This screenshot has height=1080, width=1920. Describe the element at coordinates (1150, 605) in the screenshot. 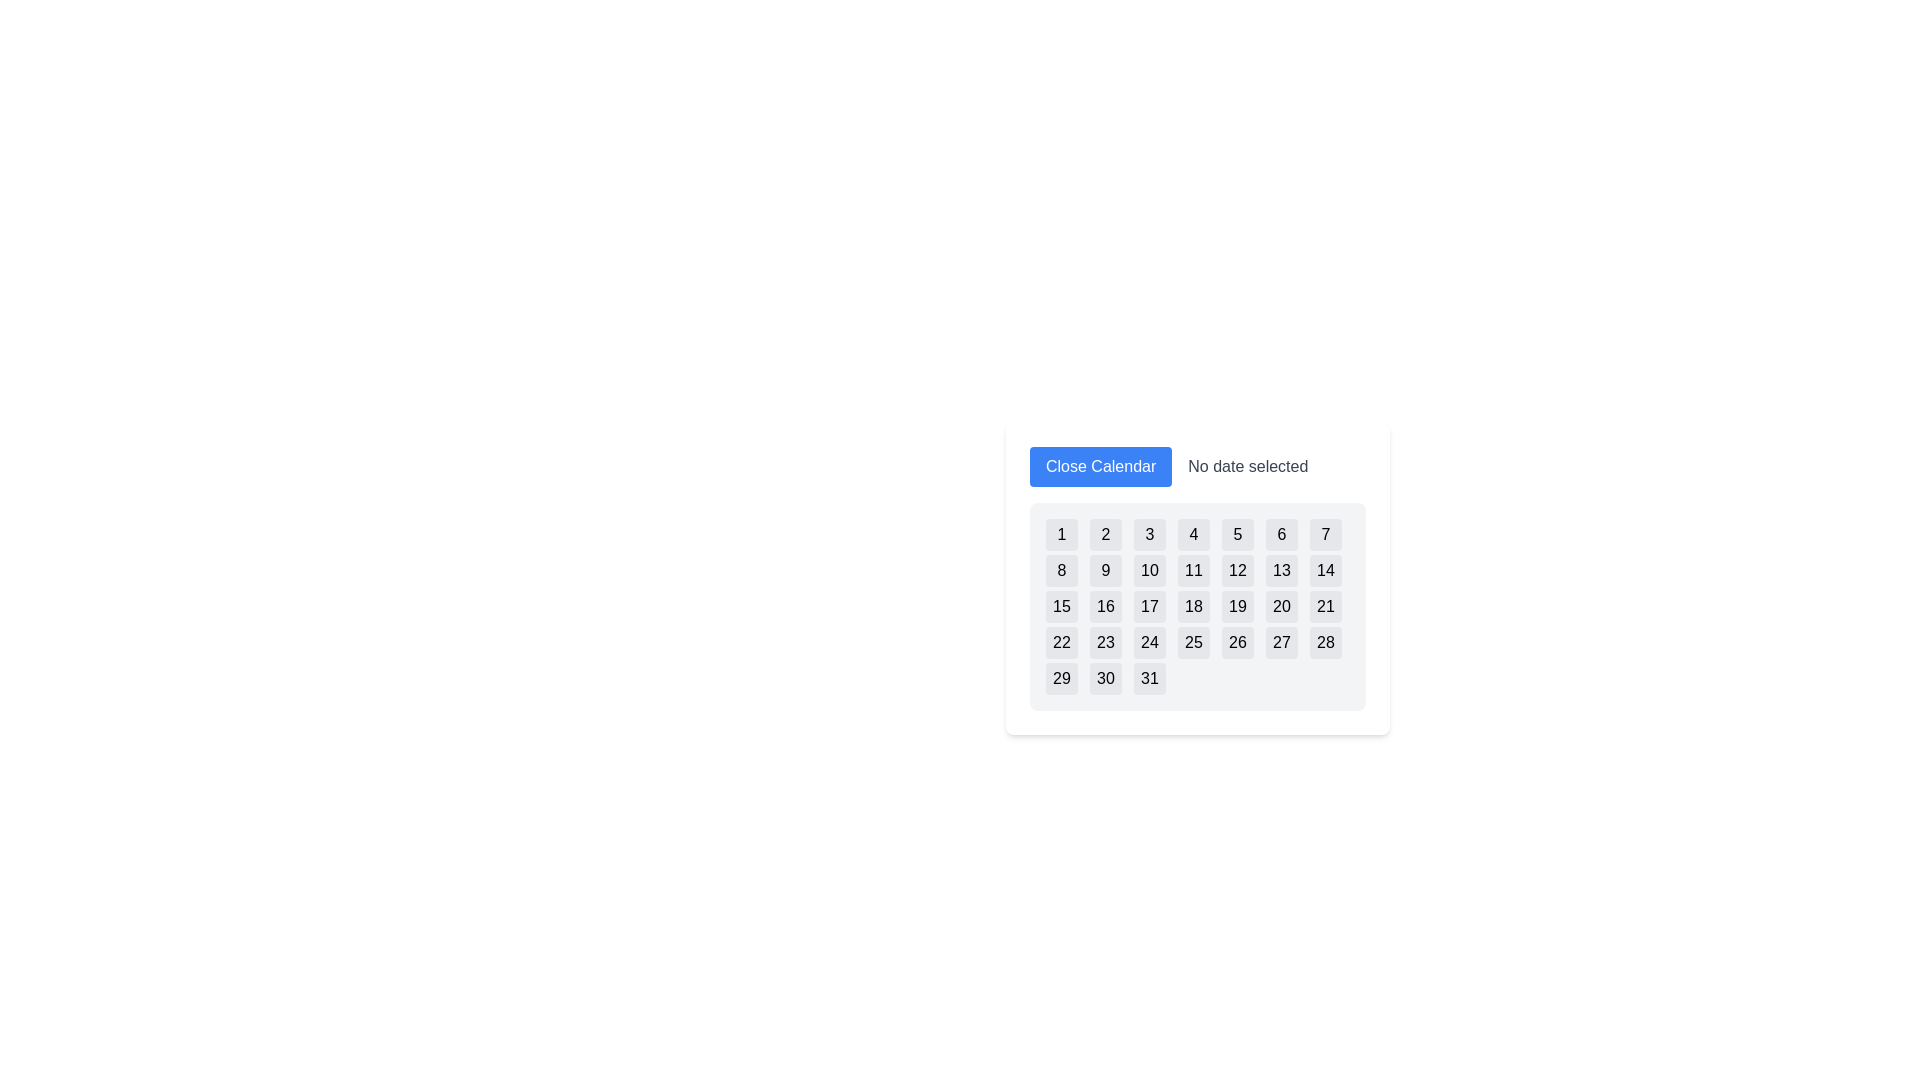

I see `the square button labeled '17' in the calendar grid` at that location.